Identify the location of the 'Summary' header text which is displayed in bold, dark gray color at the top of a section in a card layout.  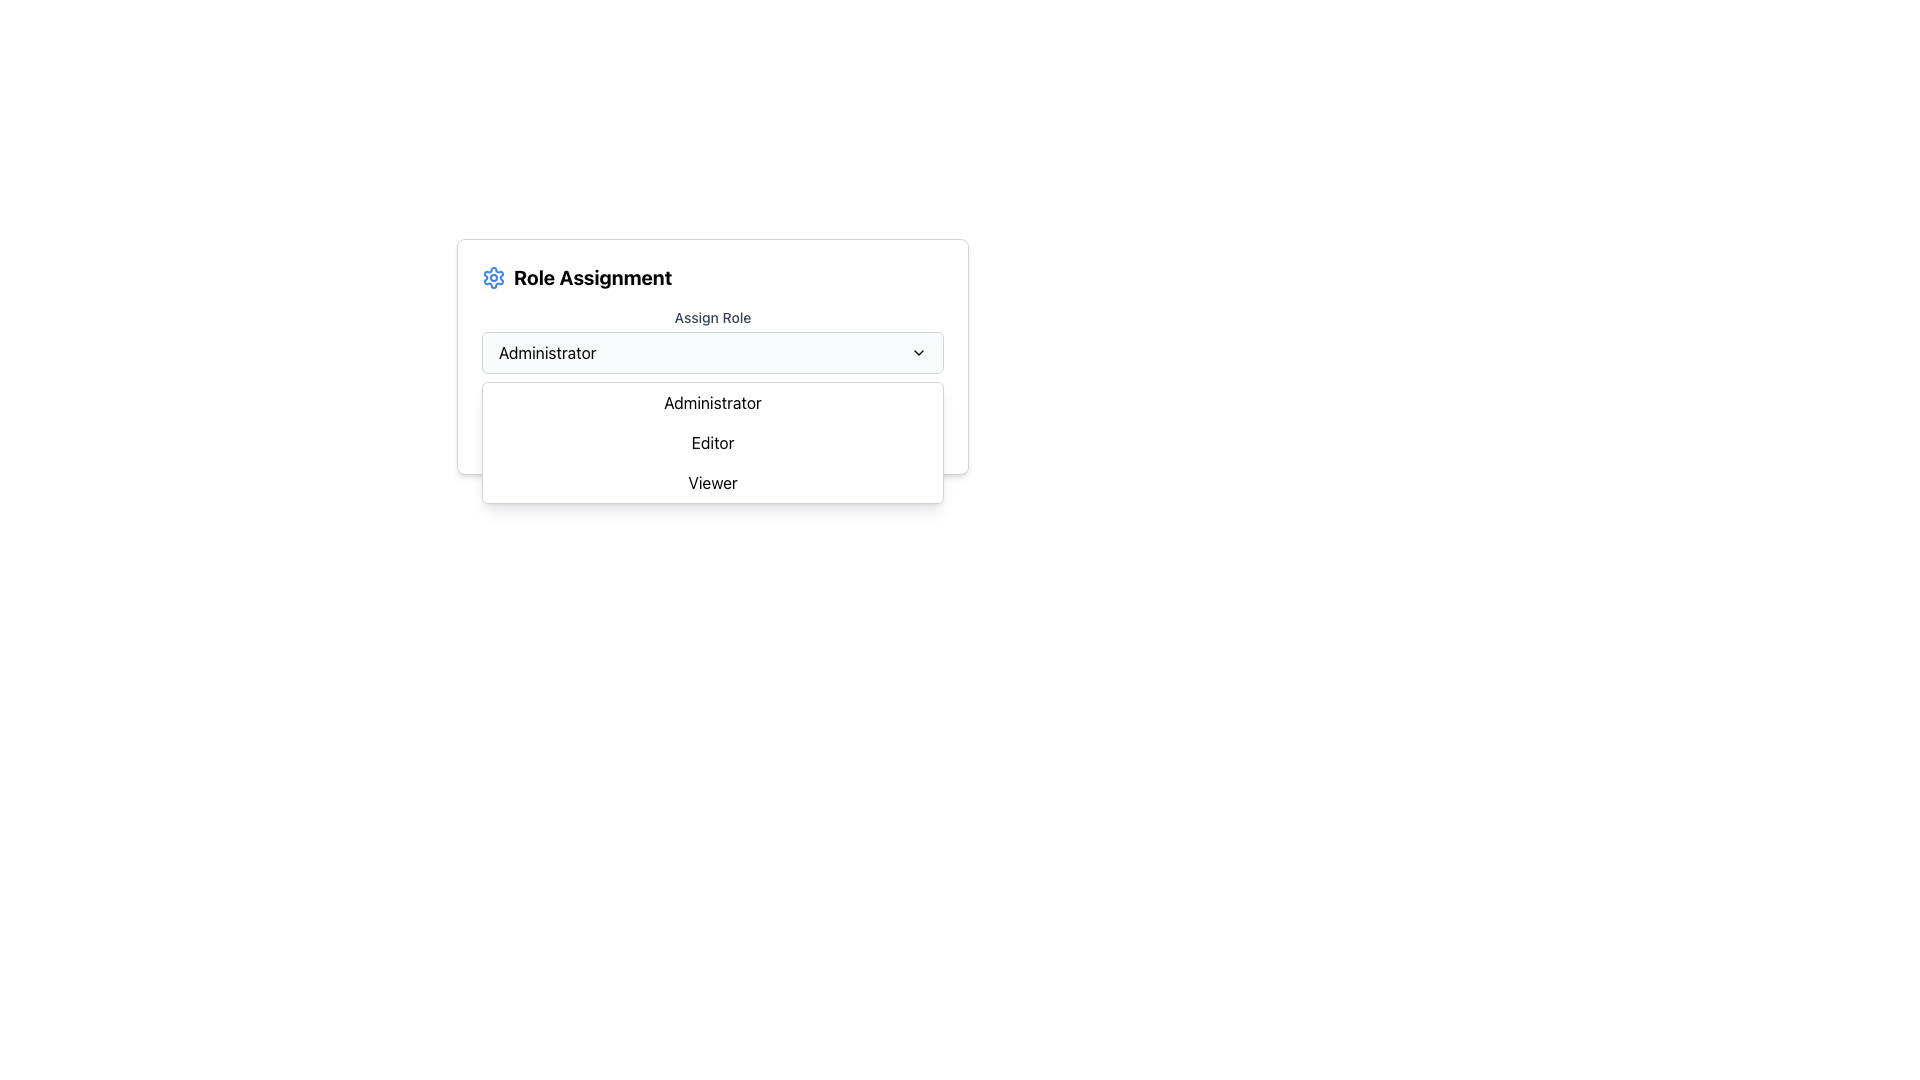
(713, 408).